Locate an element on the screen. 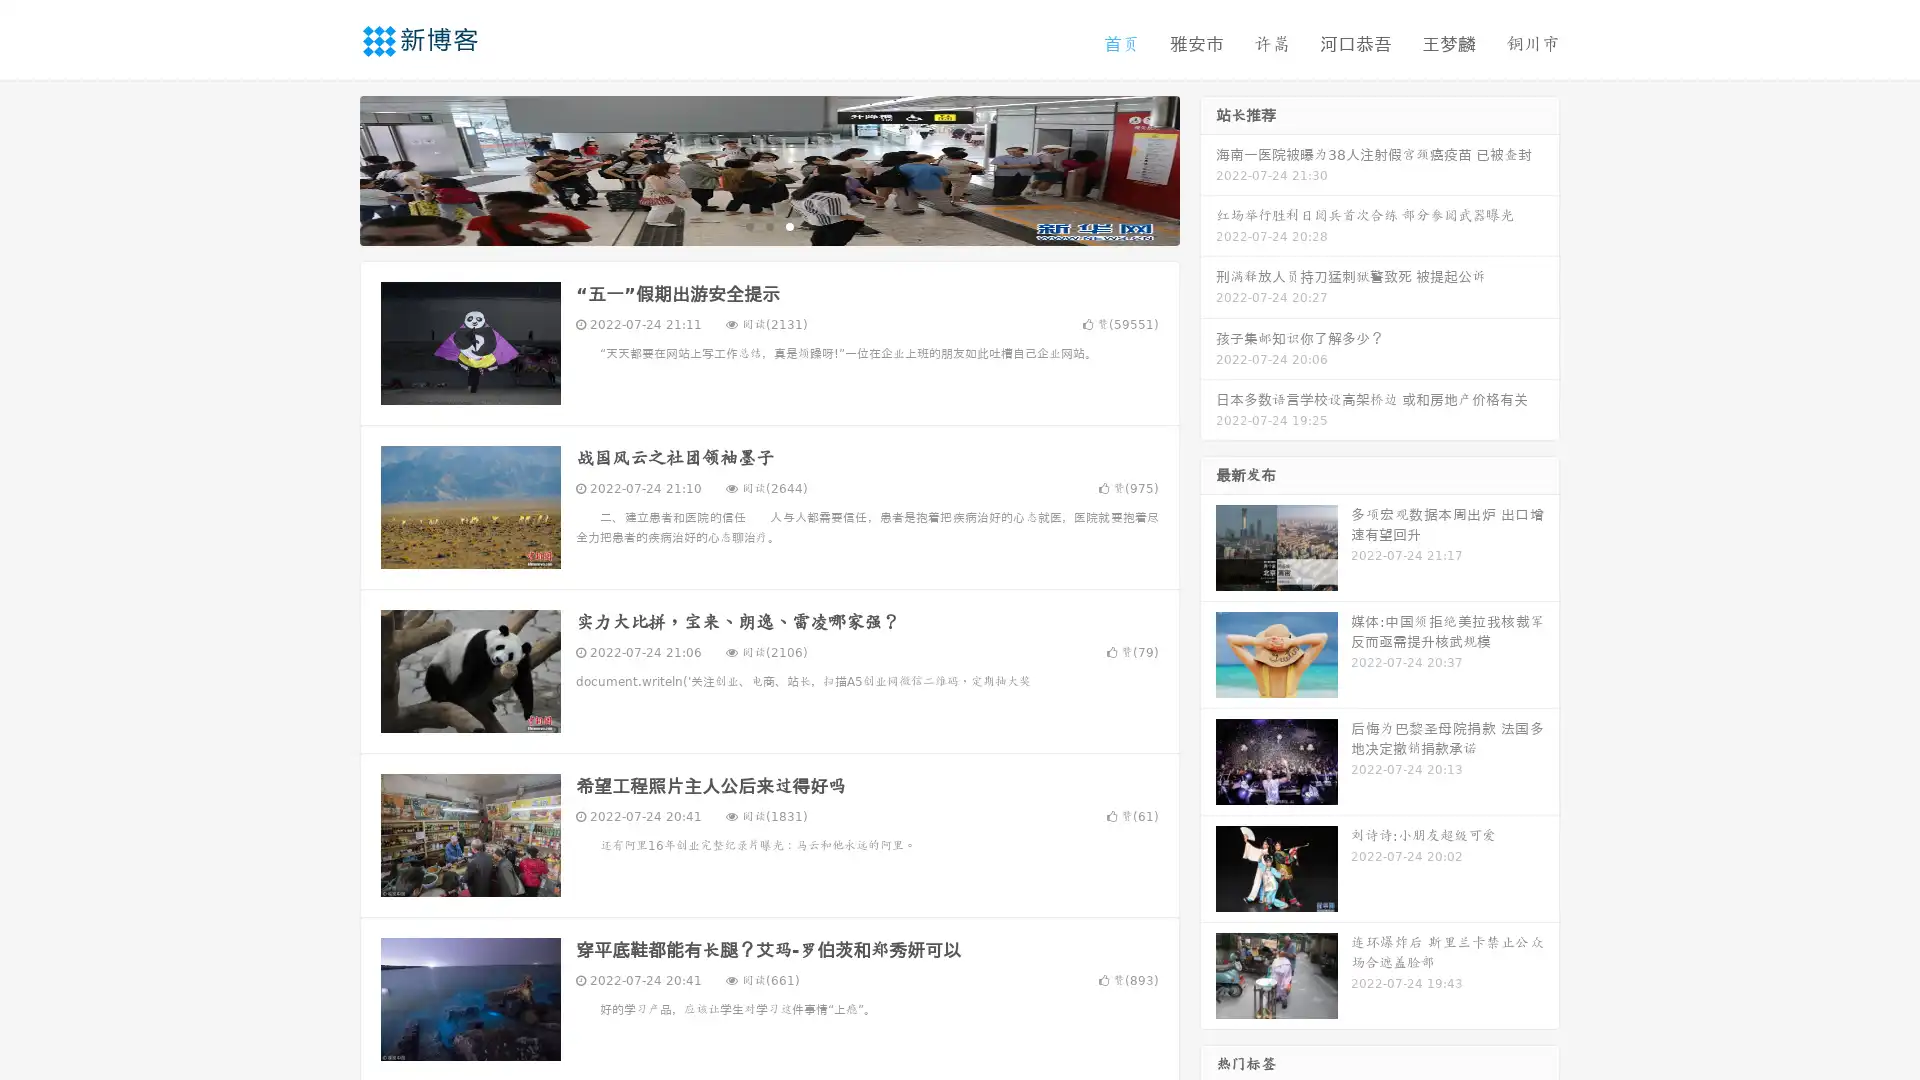  Go to slide 1 is located at coordinates (748, 225).